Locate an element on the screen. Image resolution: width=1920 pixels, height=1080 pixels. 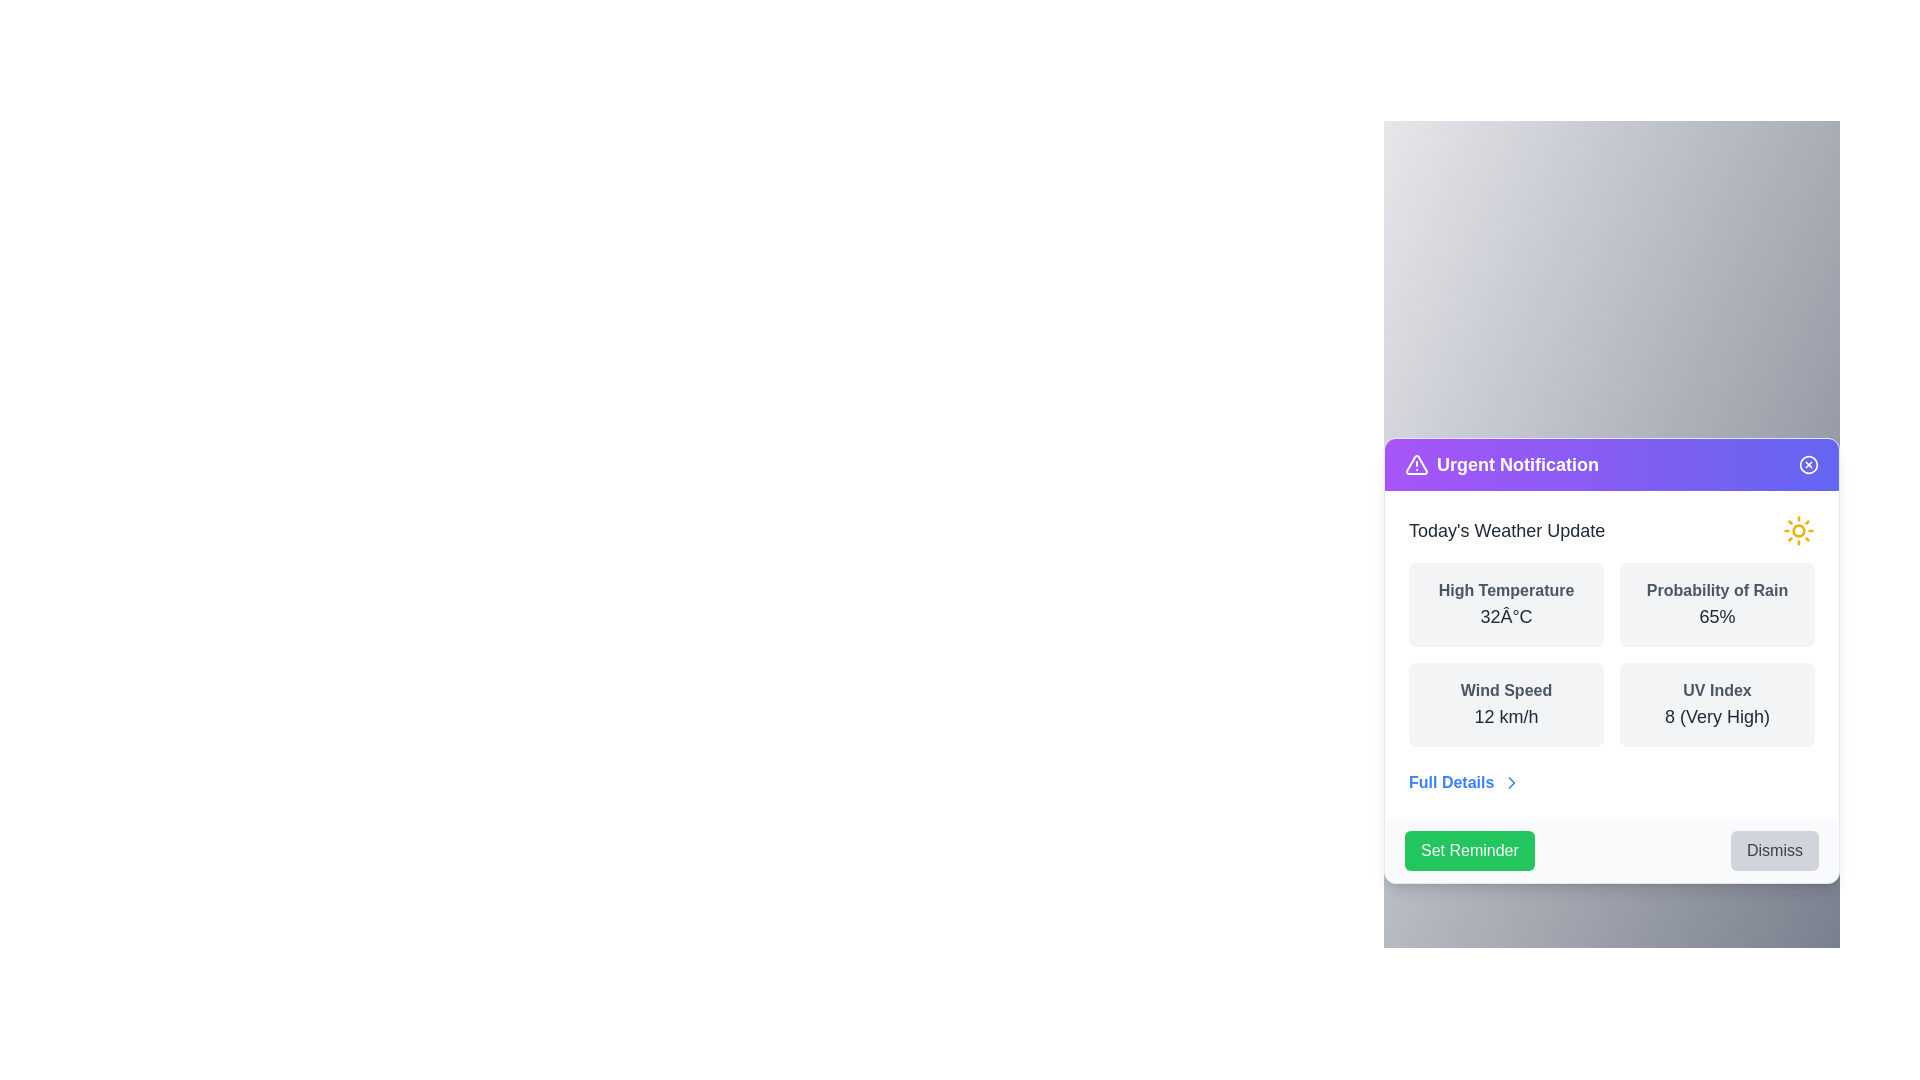
the hyperlinked text element labeled 'Full Details' located at the bottom of the card 'Today's Weather Update' is located at coordinates (1465, 782).